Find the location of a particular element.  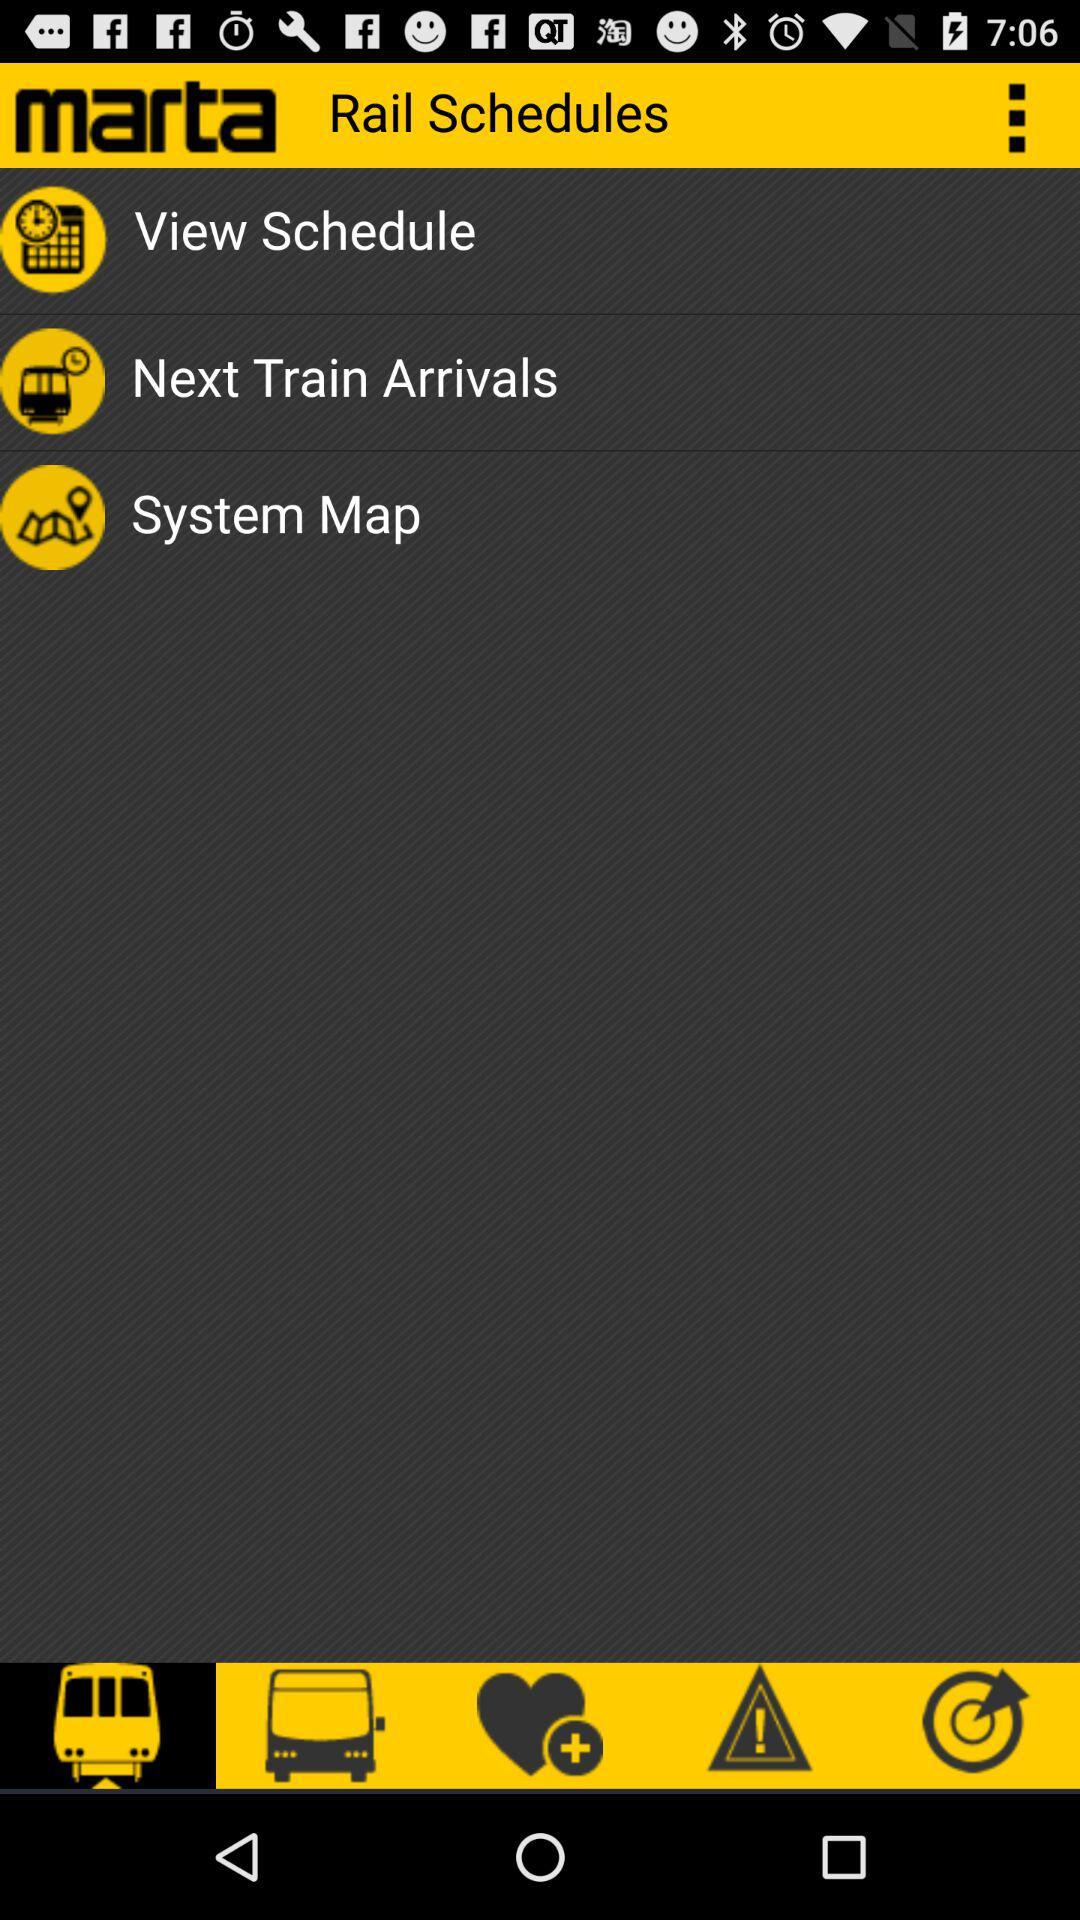

item to the right of the view schedule app is located at coordinates (1027, 114).